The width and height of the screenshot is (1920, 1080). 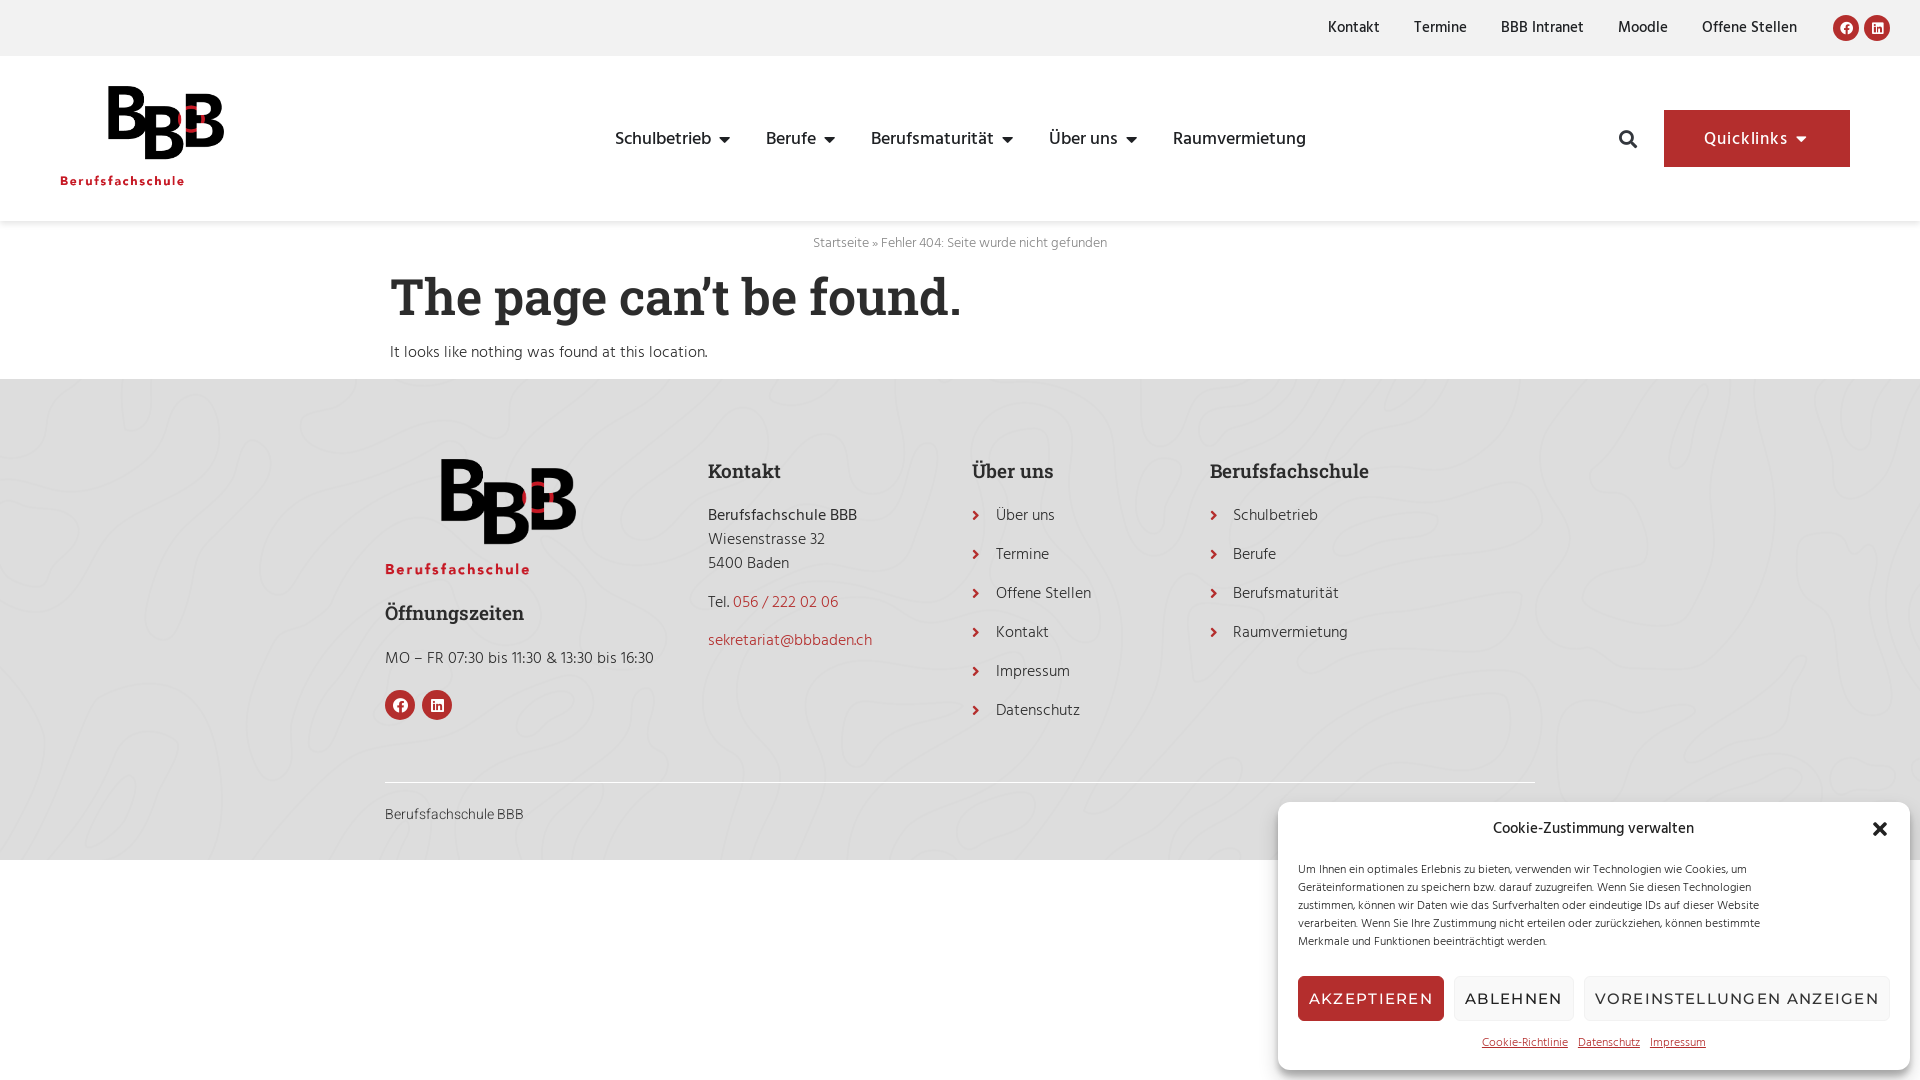 I want to click on 'Kontakt', so click(x=1353, y=27).